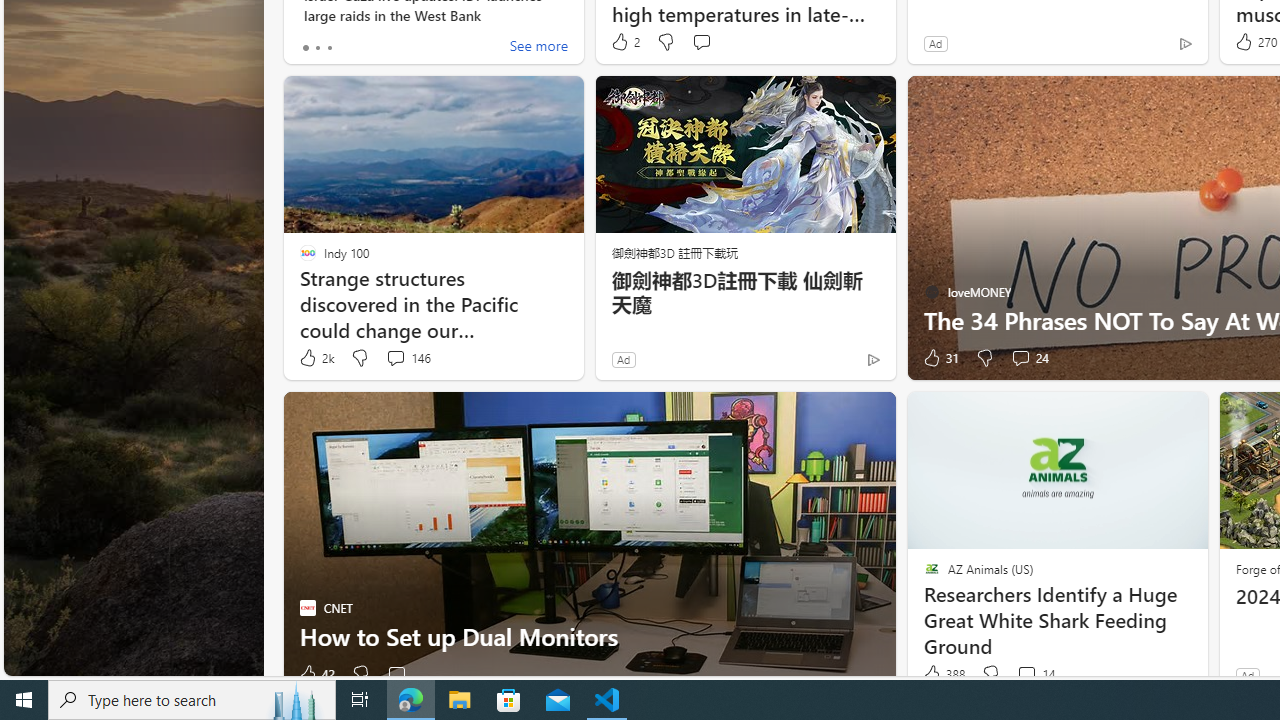 This screenshot has height=720, width=1280. I want to click on 'View comments 14 Comment', so click(1035, 674).